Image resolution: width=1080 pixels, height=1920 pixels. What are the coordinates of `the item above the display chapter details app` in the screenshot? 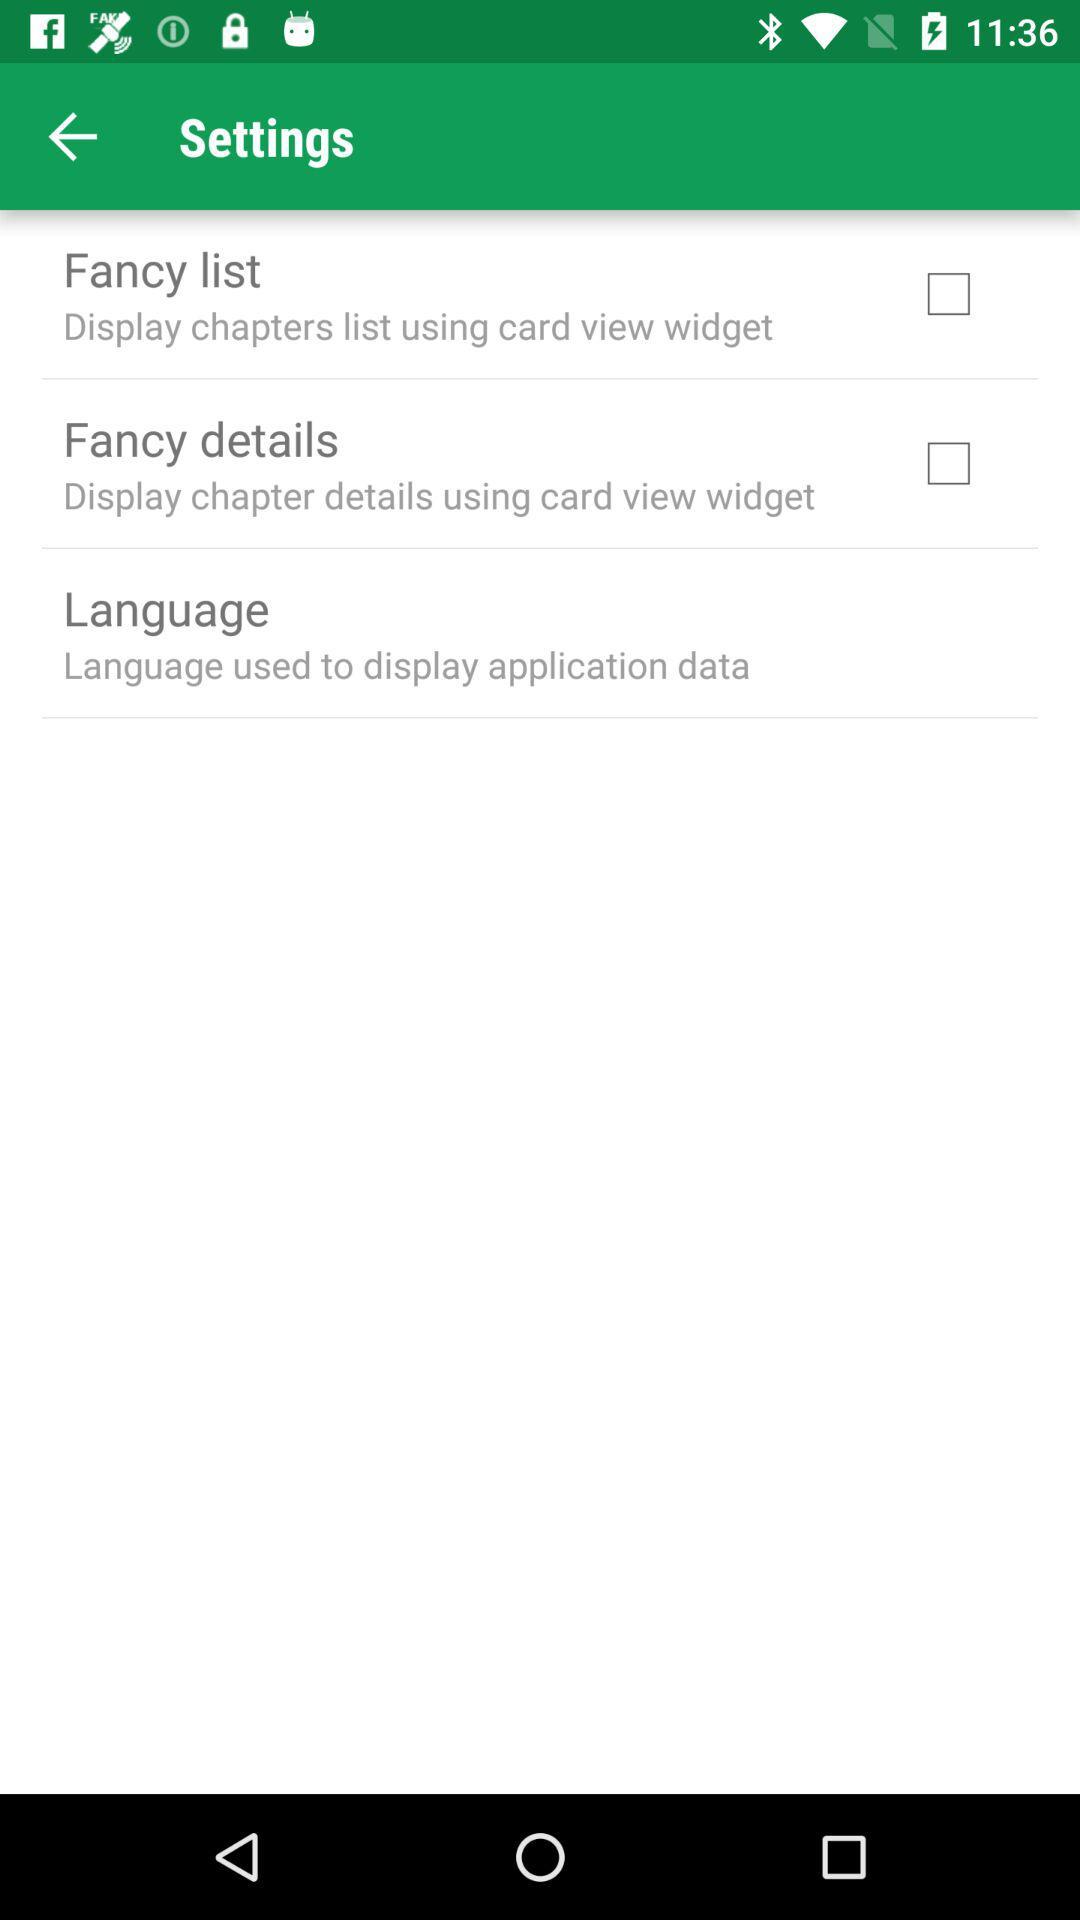 It's located at (200, 437).